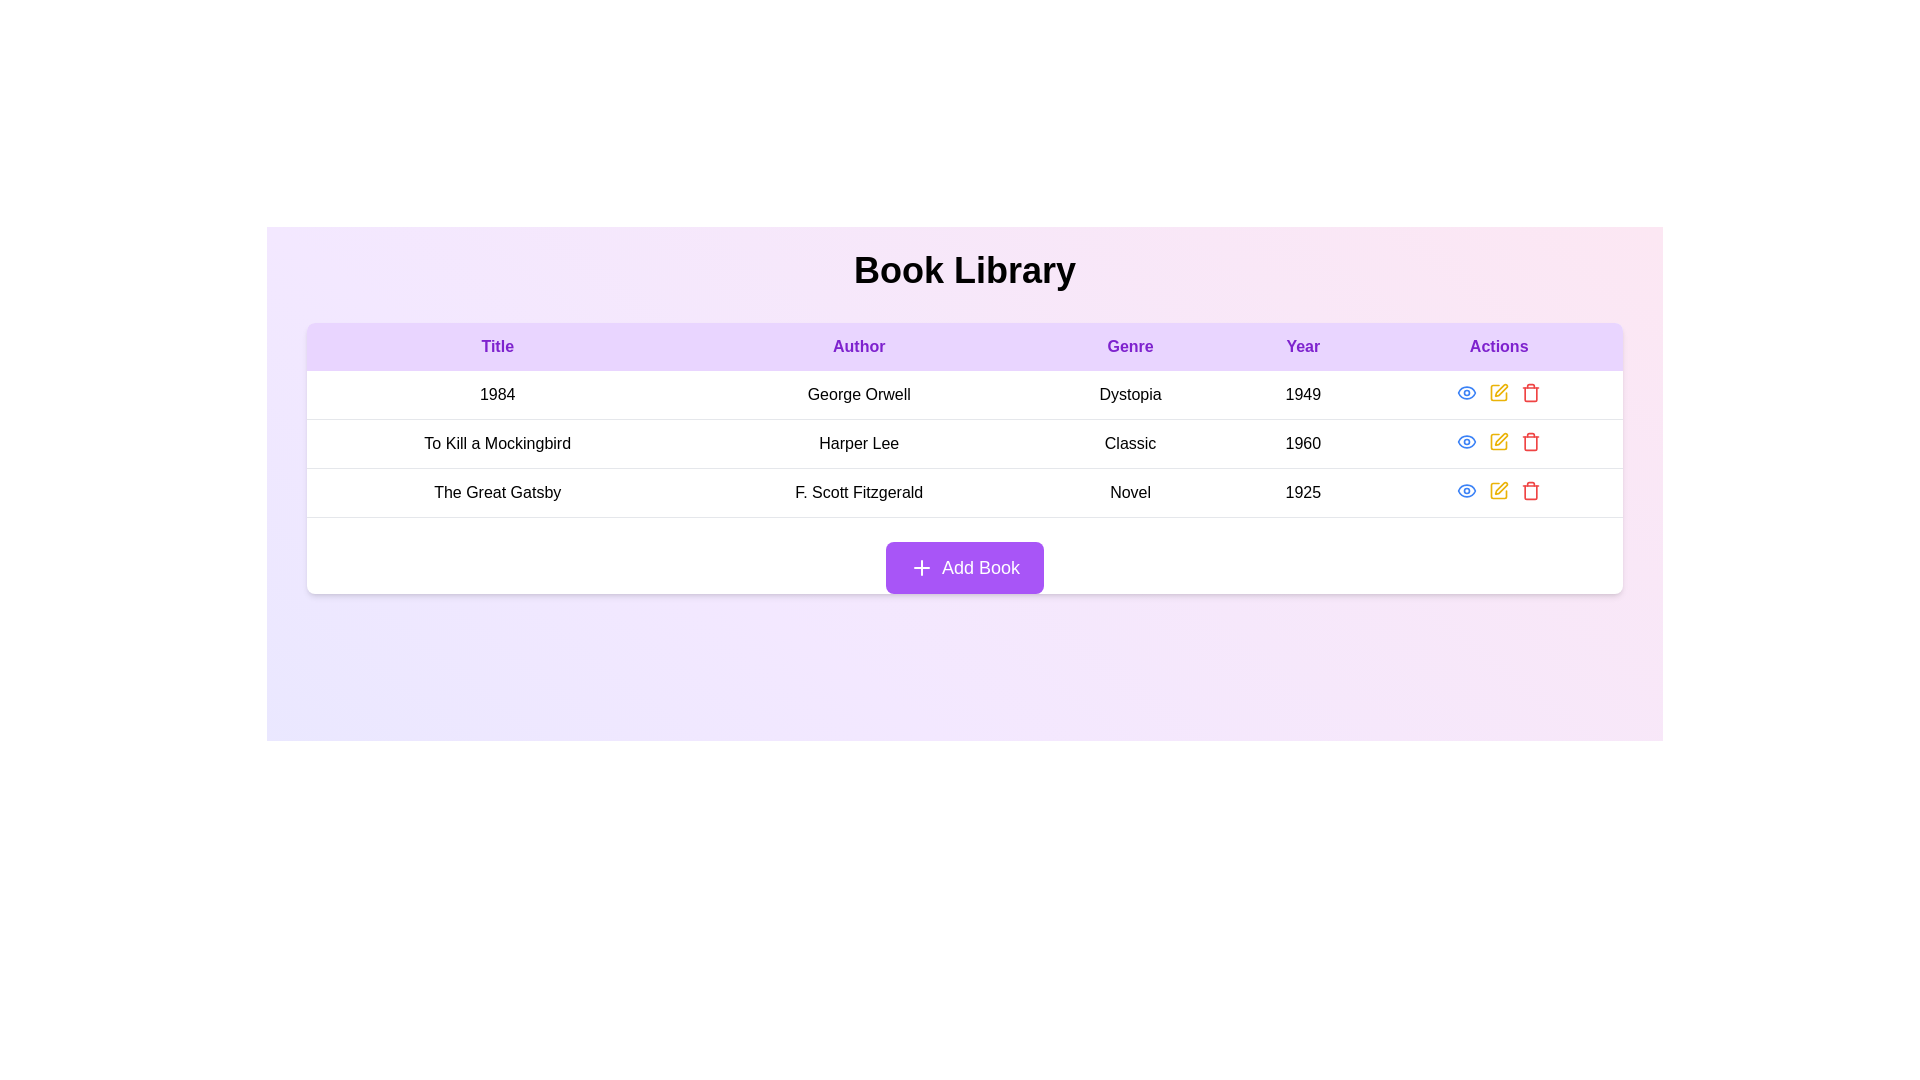 The height and width of the screenshot is (1080, 1920). I want to click on the 'Years' column header in the table, which is the fourth header located between 'Genre' and 'Actions', so click(1303, 346).